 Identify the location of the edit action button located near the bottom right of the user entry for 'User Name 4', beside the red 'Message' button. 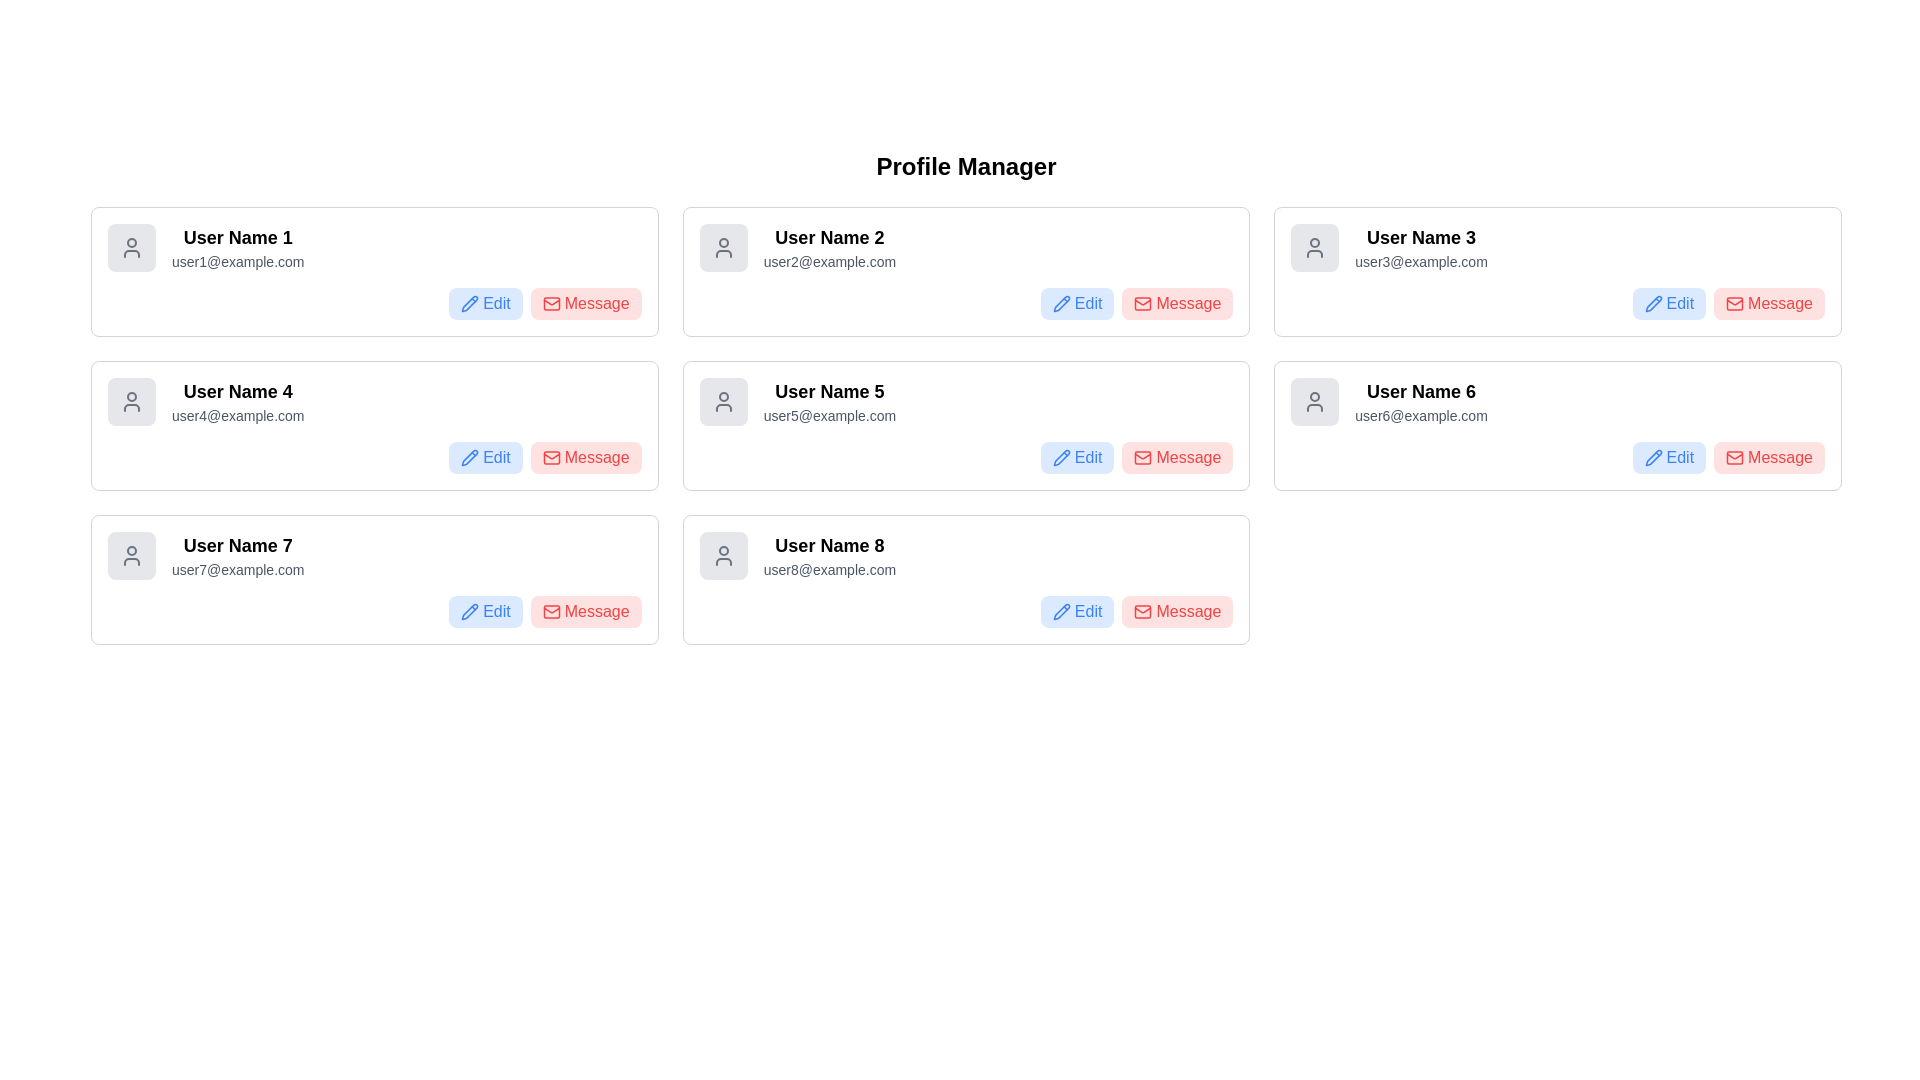
(496, 458).